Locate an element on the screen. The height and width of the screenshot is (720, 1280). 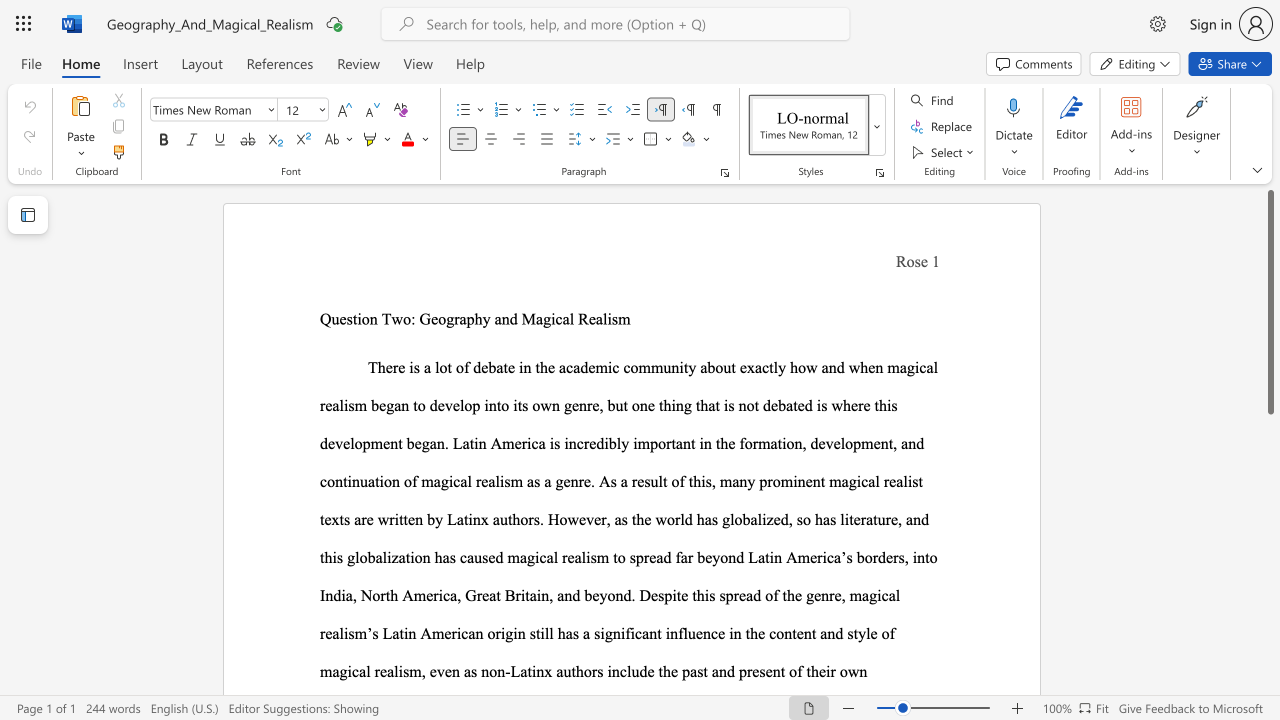
the vertical scrollbar to lower the page content is located at coordinates (1269, 670).